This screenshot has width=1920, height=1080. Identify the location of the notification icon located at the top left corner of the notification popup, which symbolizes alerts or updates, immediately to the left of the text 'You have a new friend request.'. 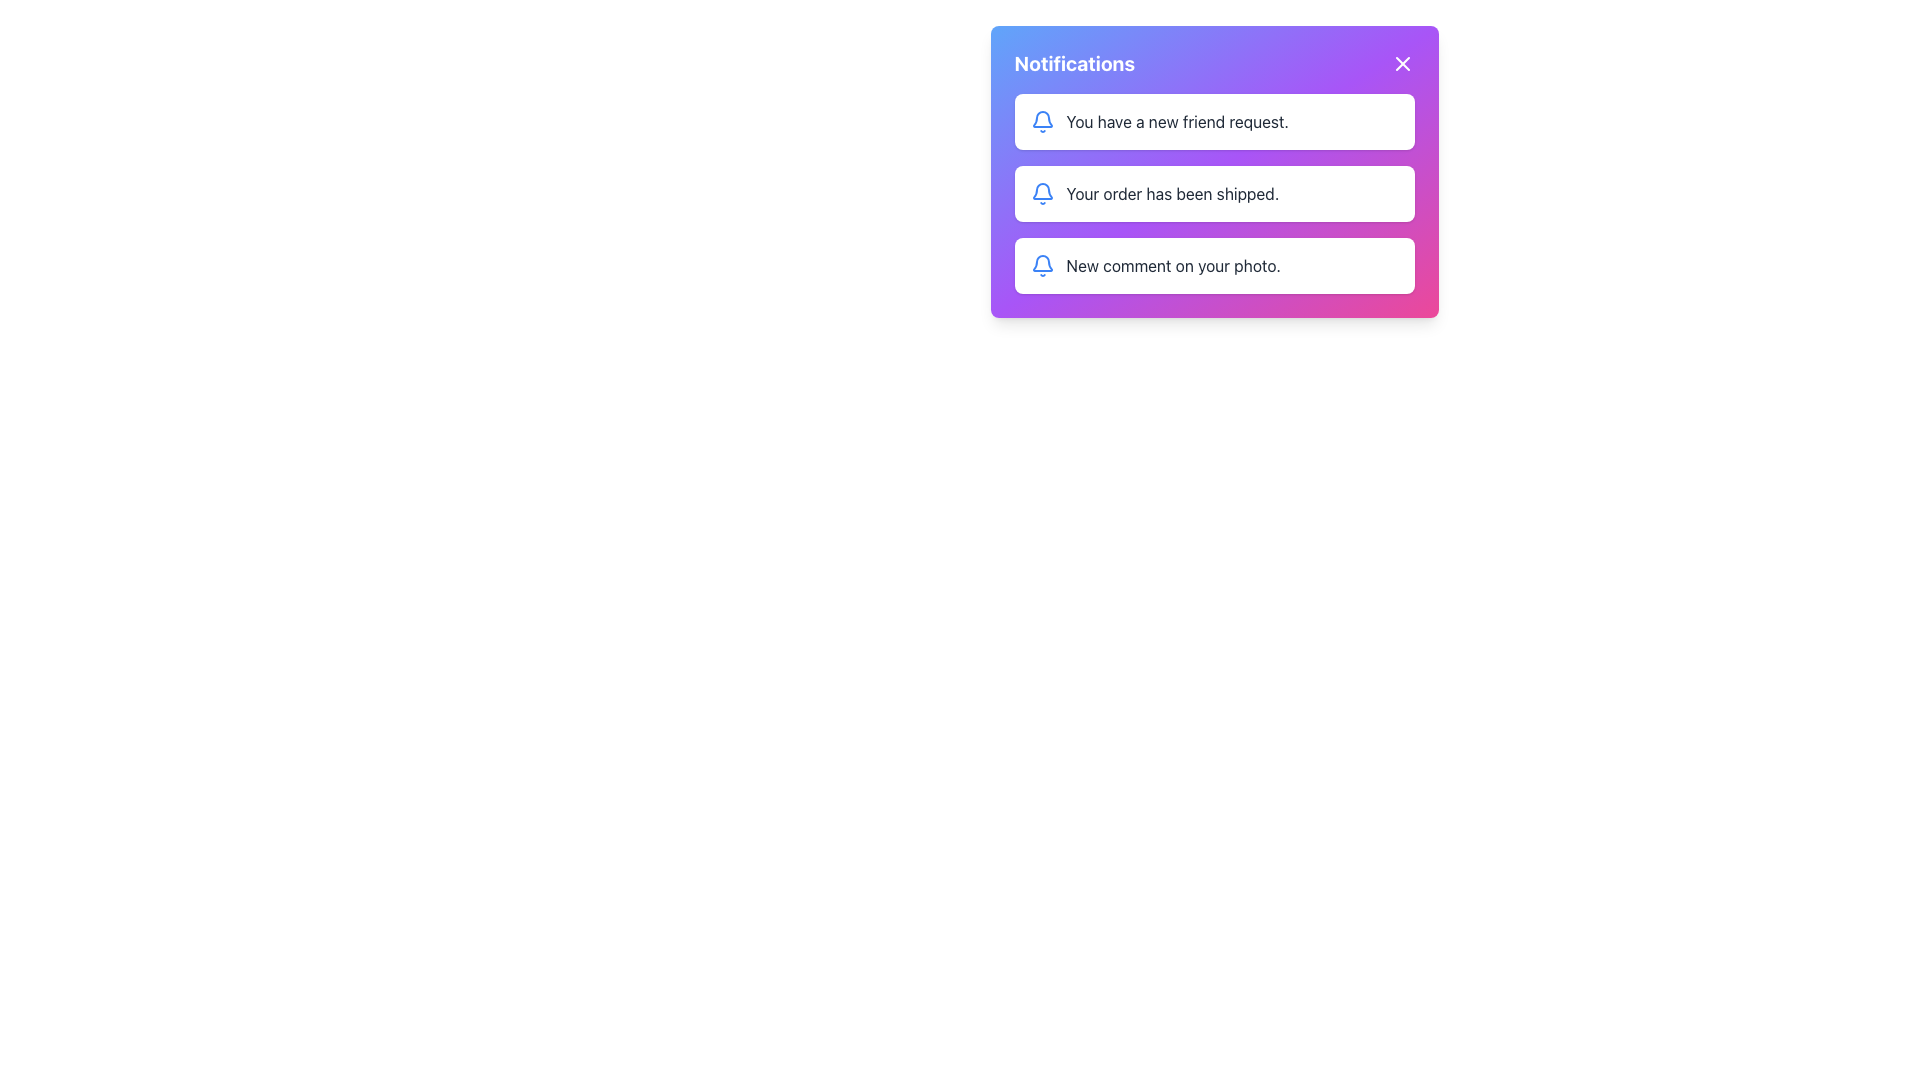
(1041, 119).